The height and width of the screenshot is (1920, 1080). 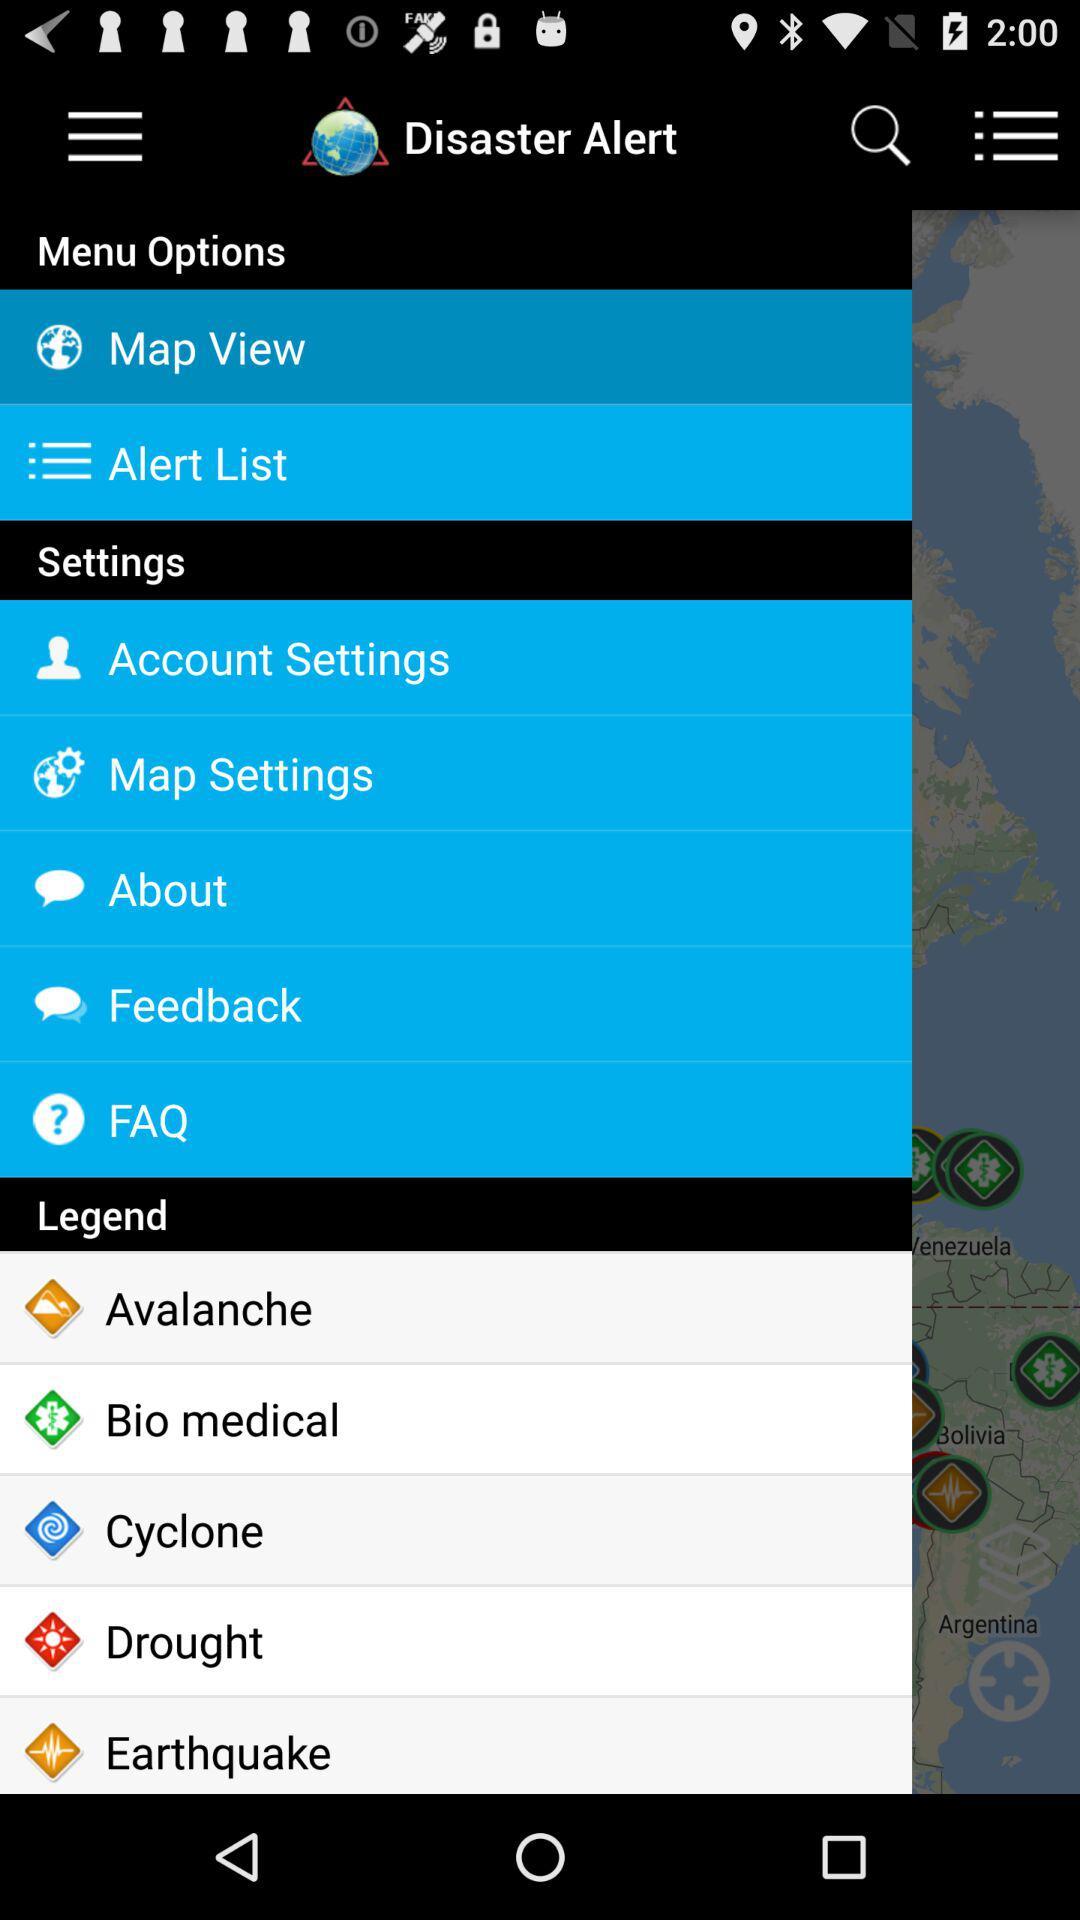 I want to click on search icon which is at the top of the page, so click(x=879, y=134).